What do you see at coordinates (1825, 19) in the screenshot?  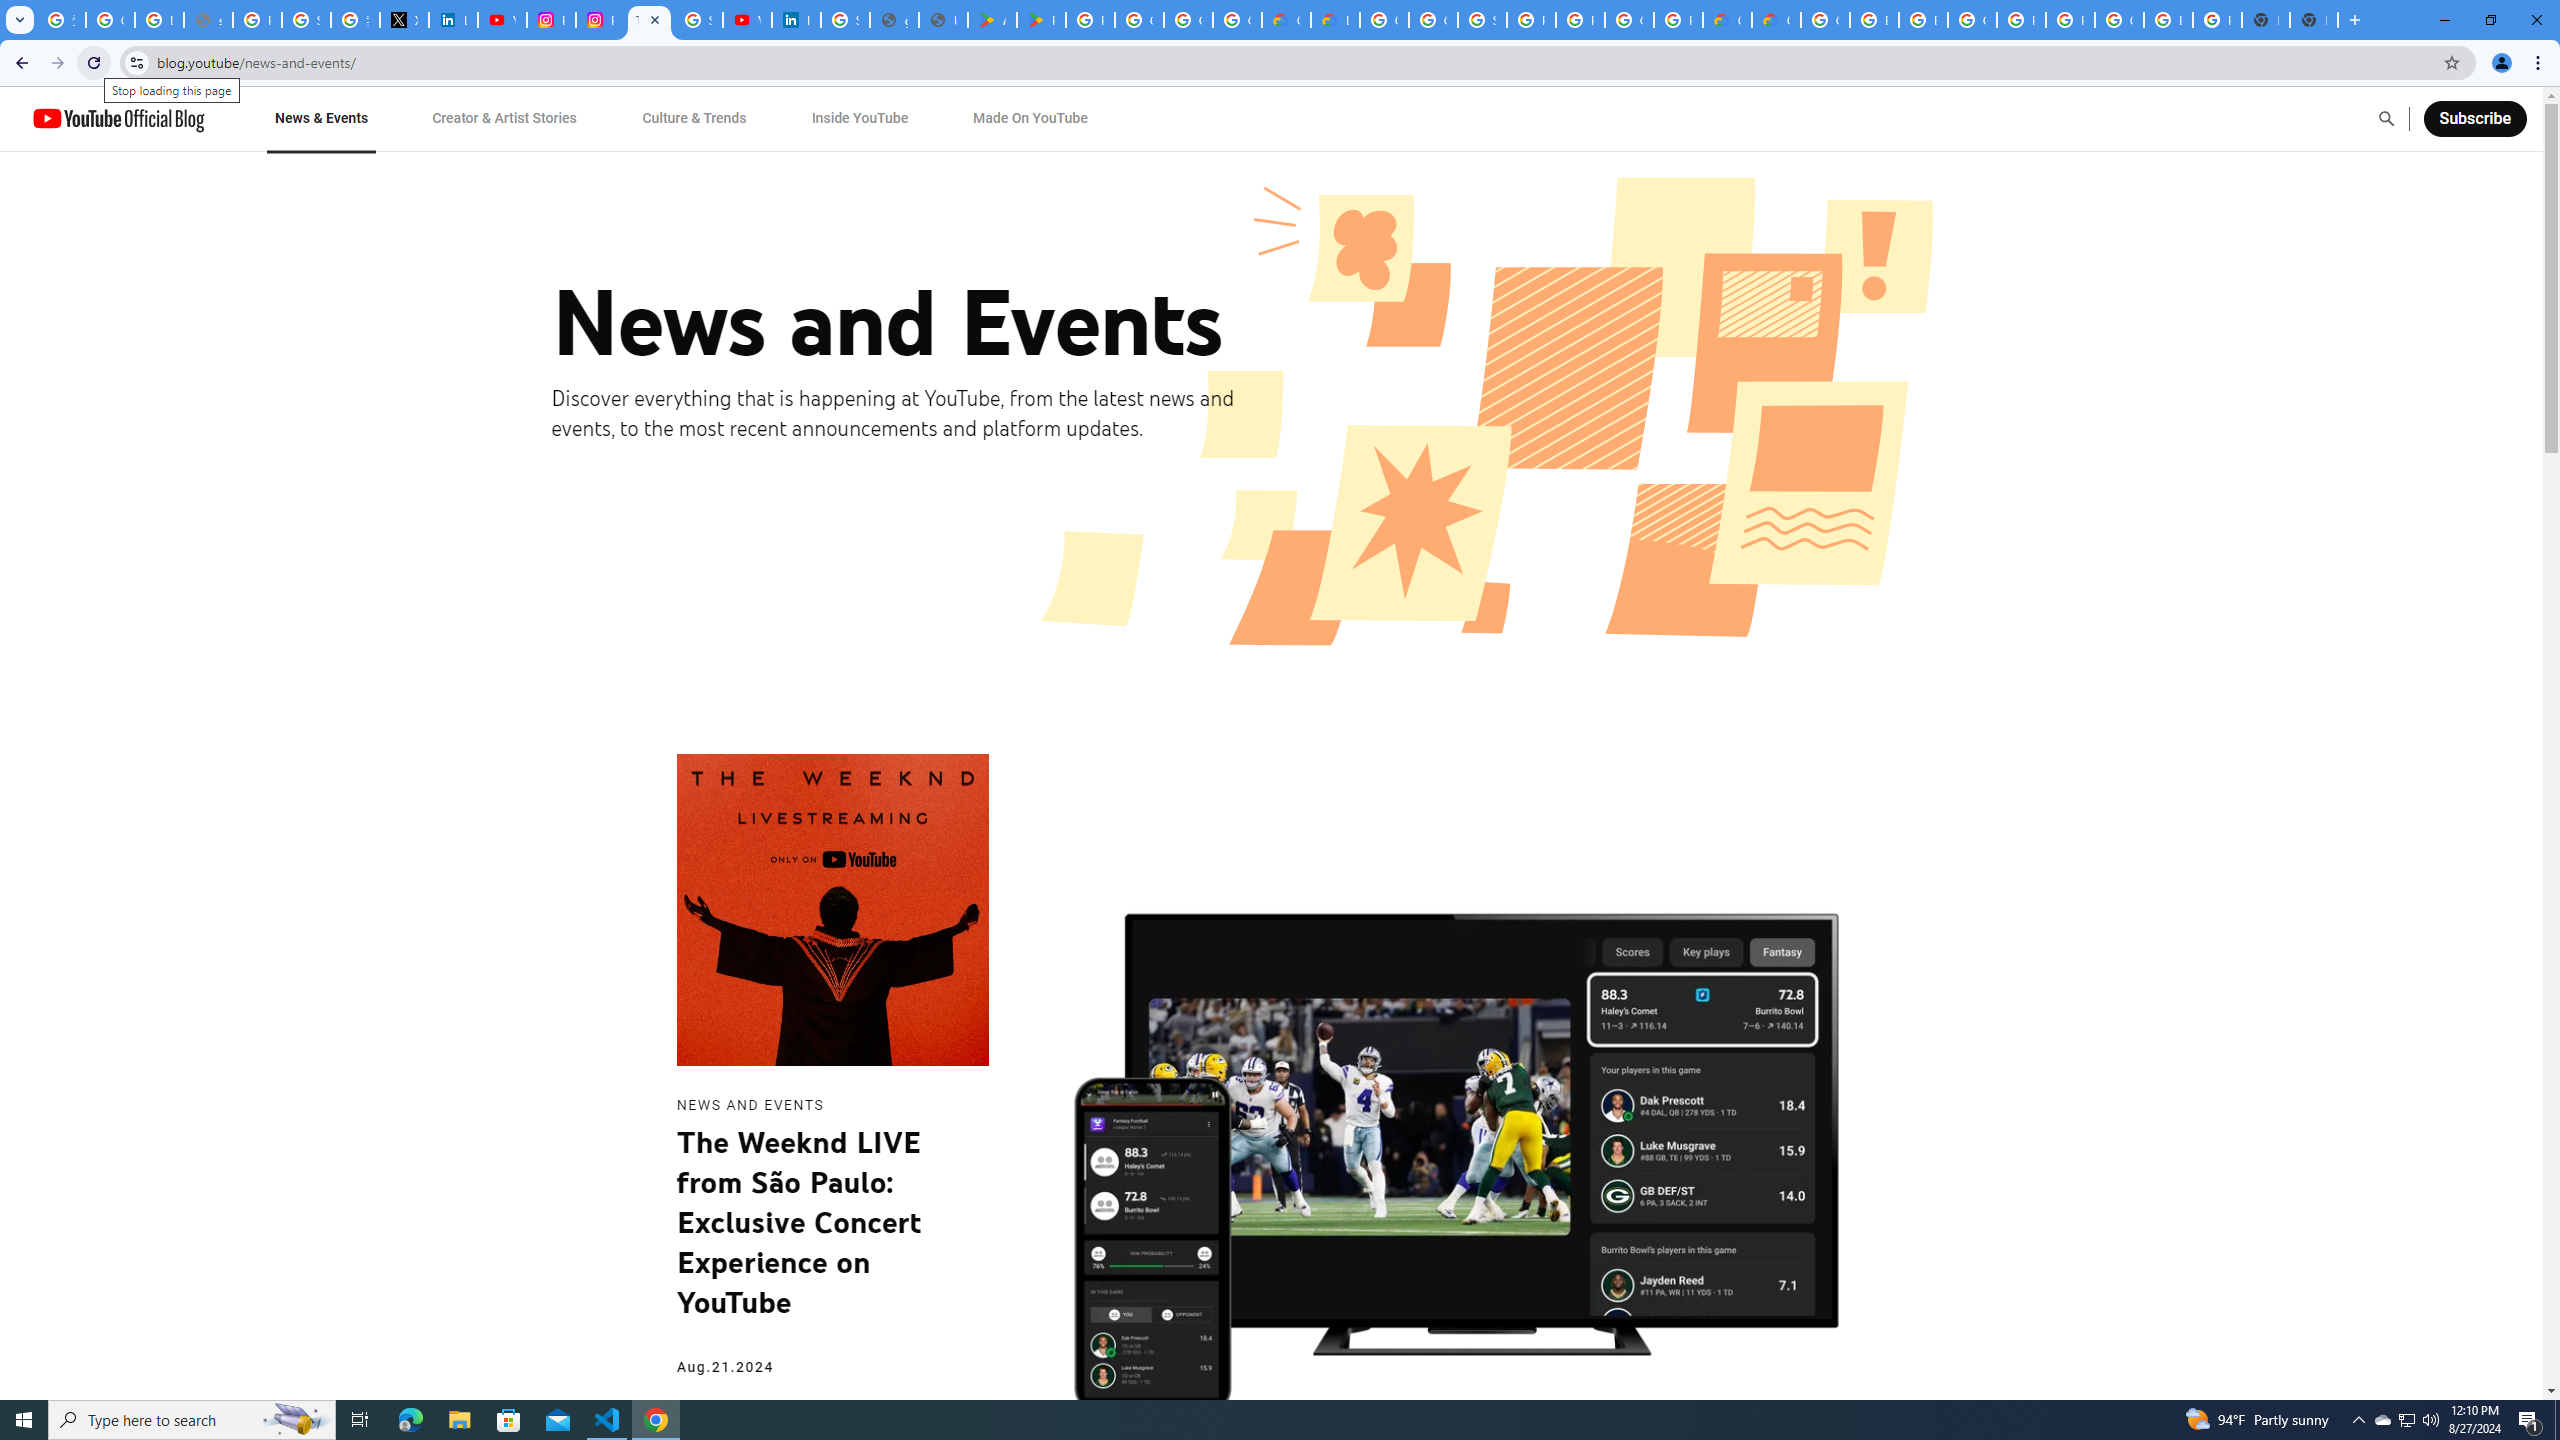 I see `'Google Cloud Platform'` at bounding box center [1825, 19].